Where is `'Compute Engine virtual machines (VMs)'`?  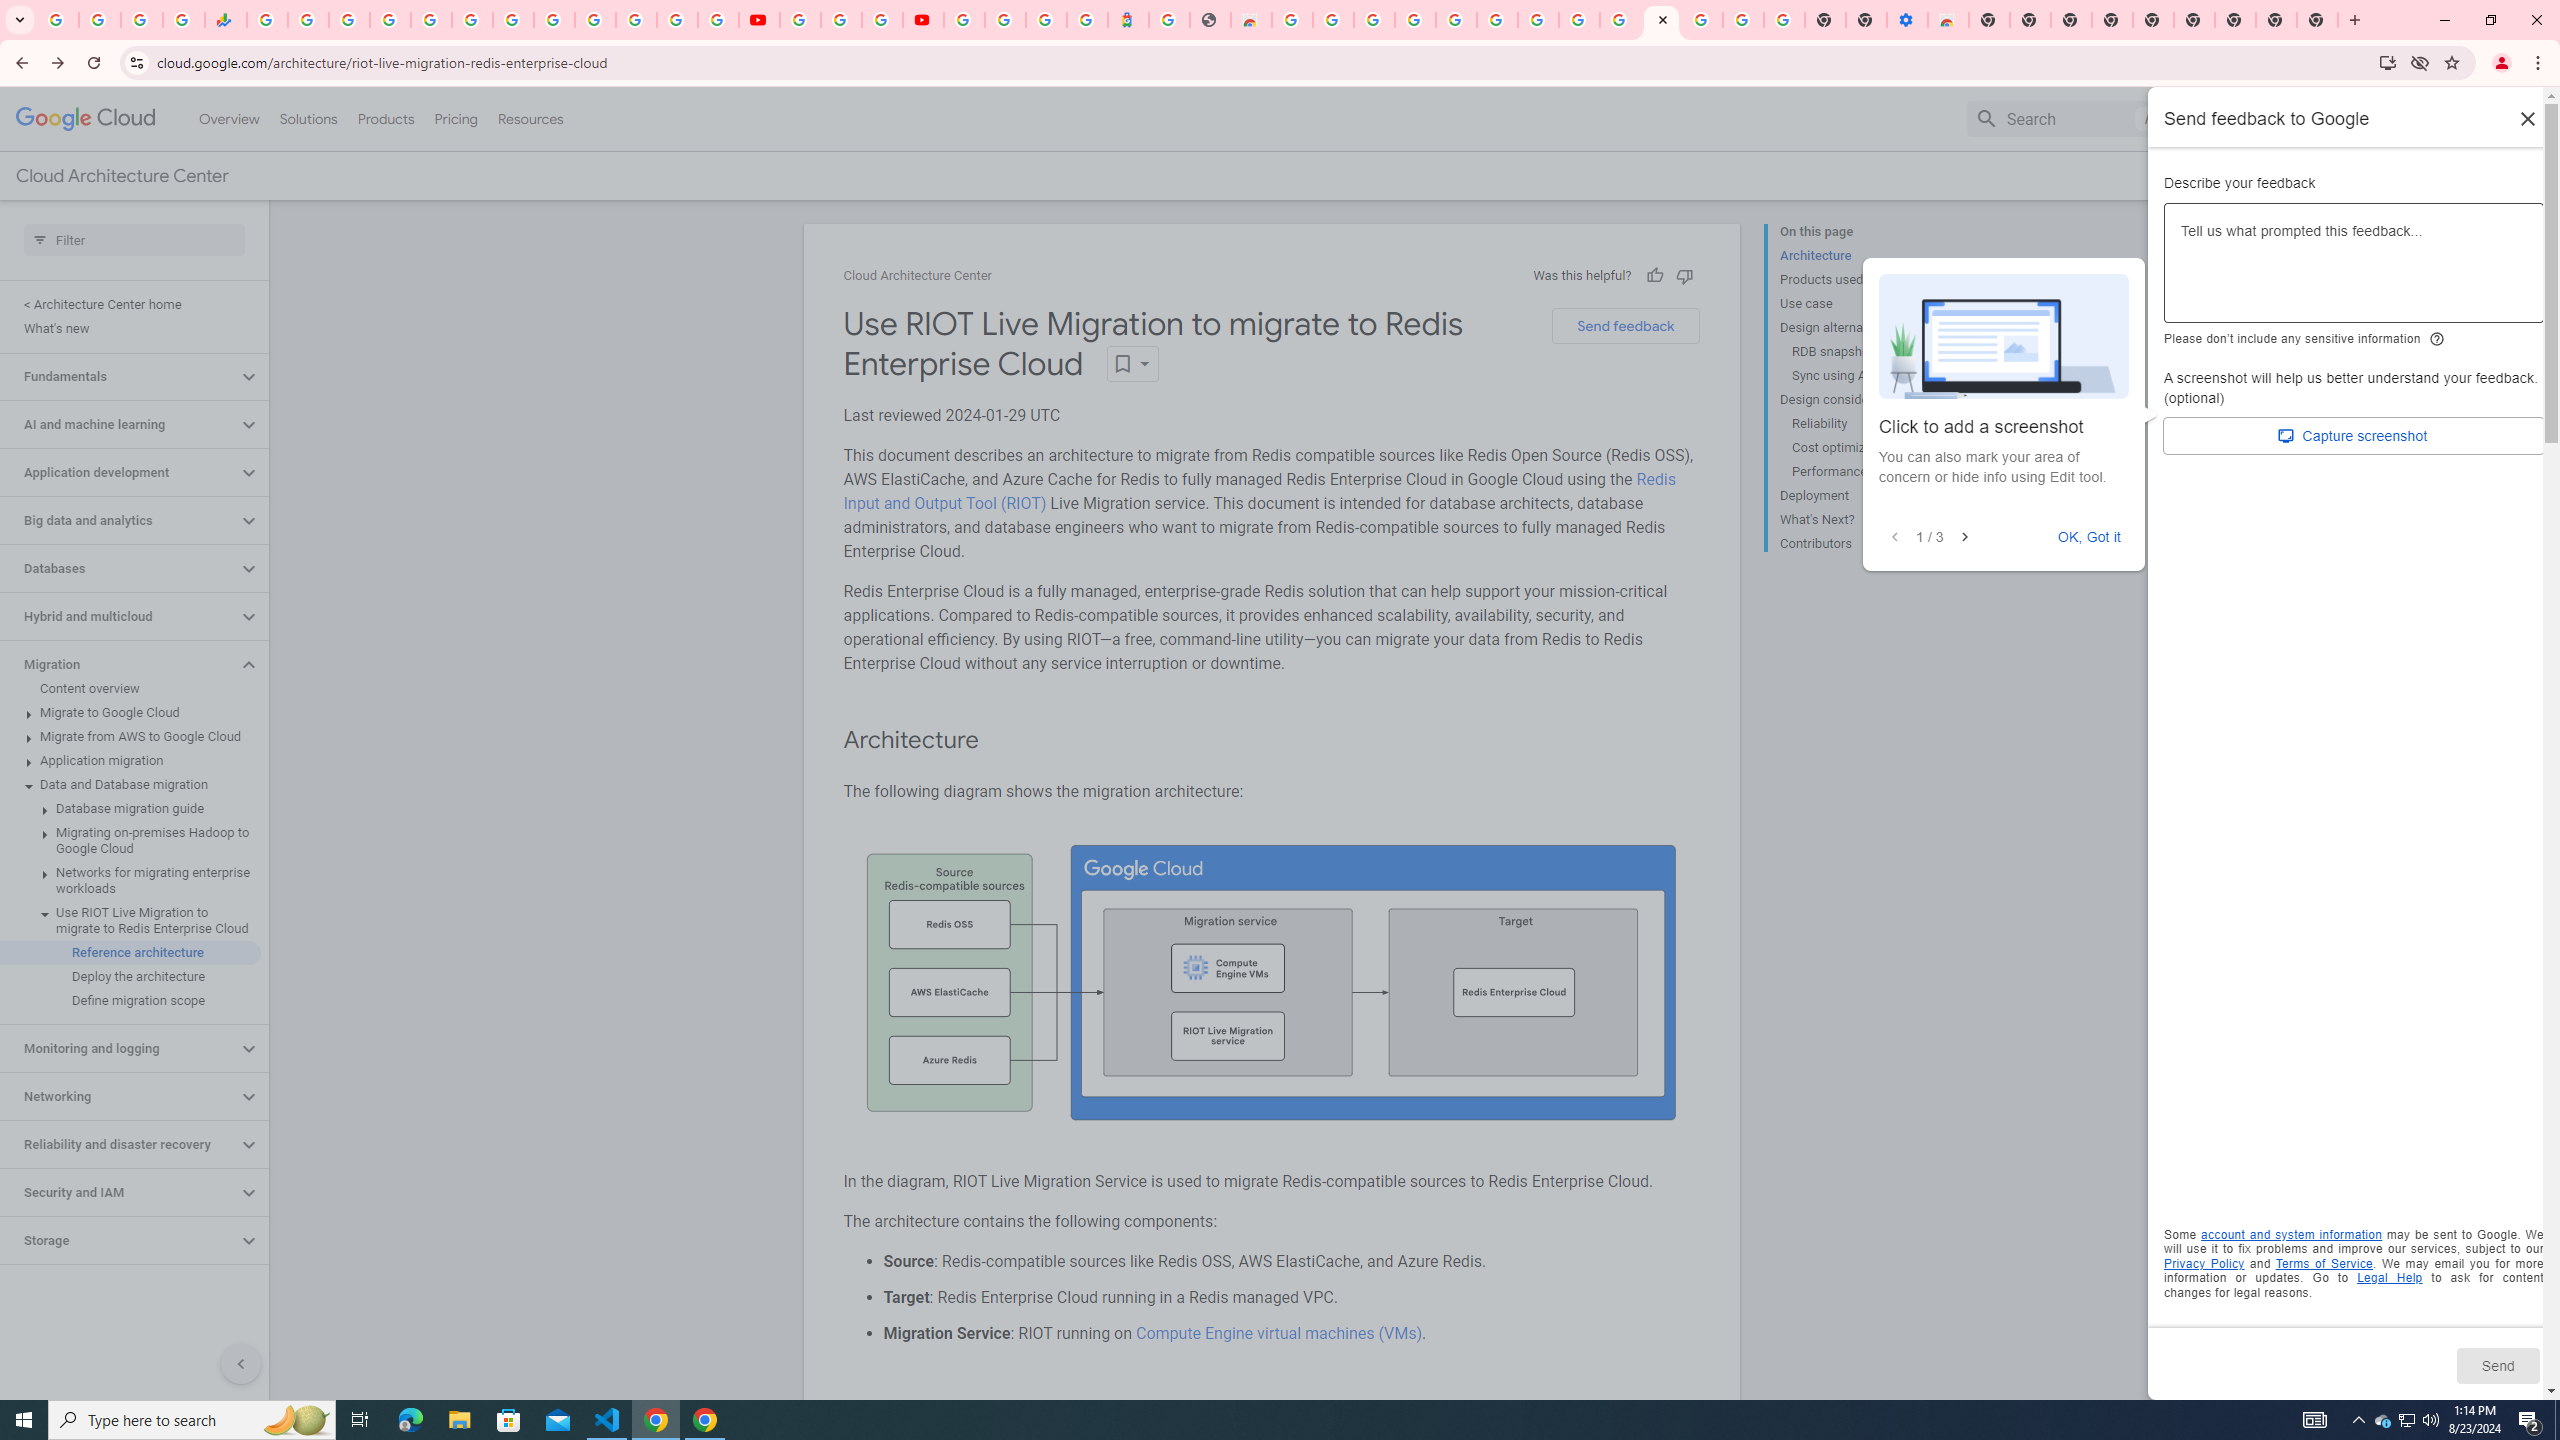 'Compute Engine virtual machines (VMs)' is located at coordinates (1276, 1332).